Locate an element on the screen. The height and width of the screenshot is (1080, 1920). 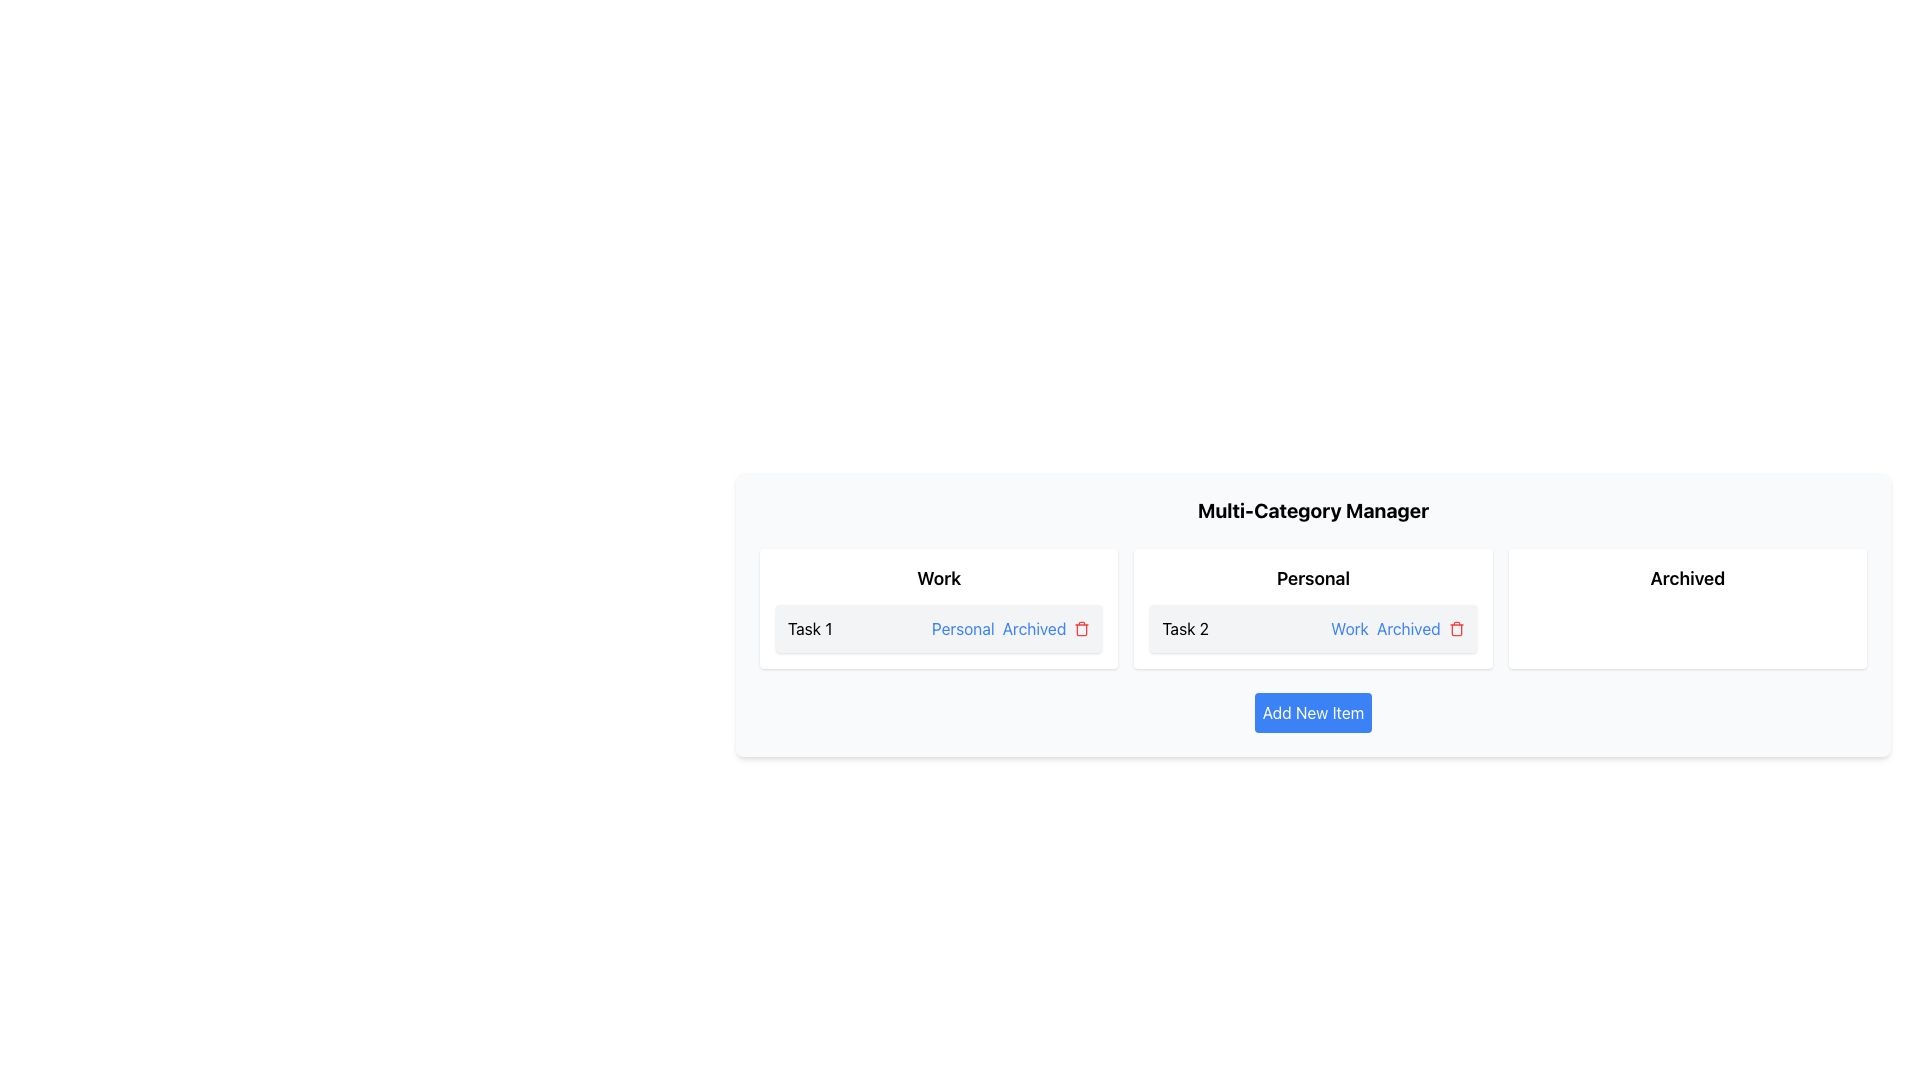
the delete icon in the 'Personal' section next to 'Archived' is located at coordinates (1456, 627).